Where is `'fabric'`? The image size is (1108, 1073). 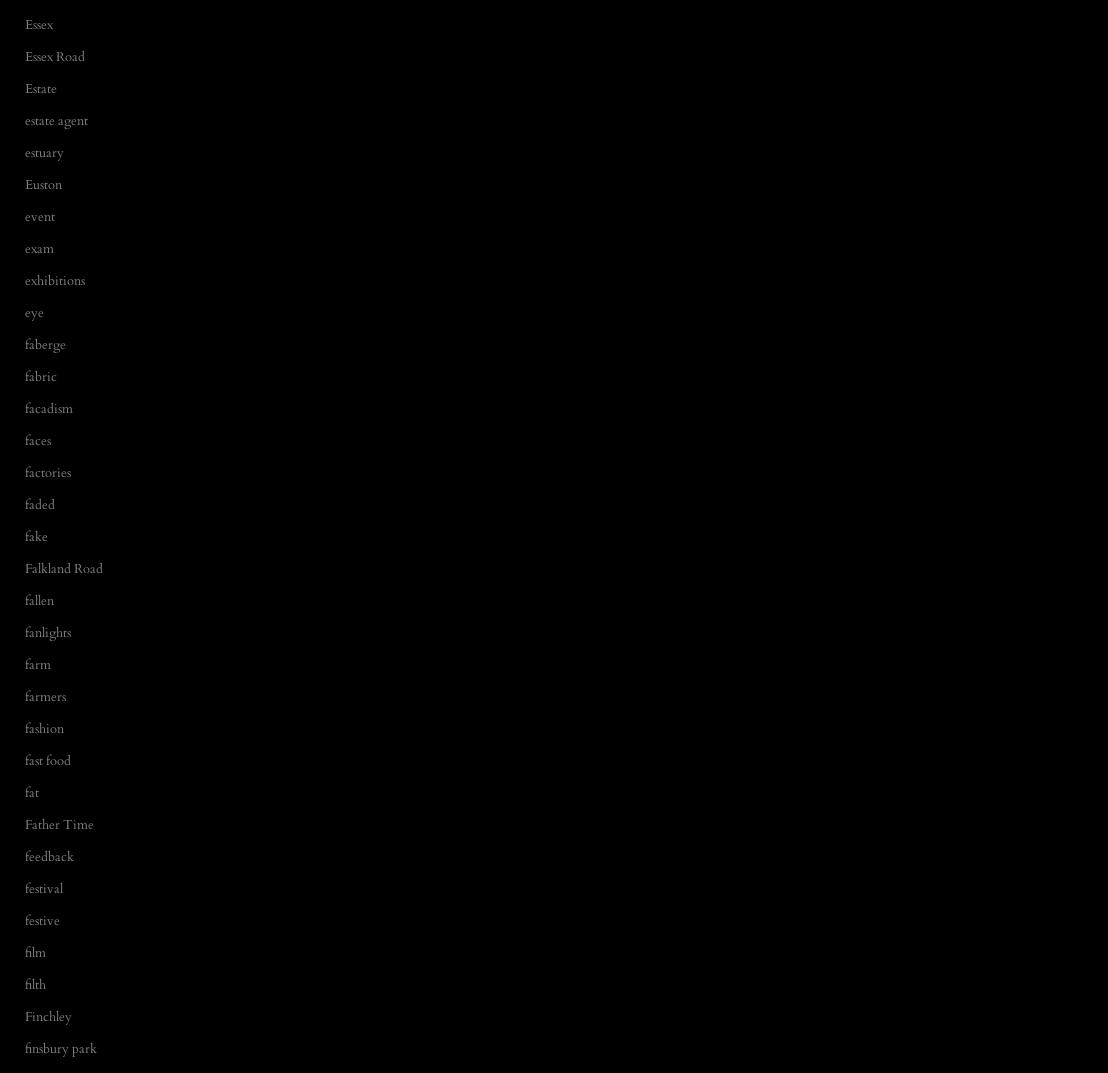 'fabric' is located at coordinates (40, 374).